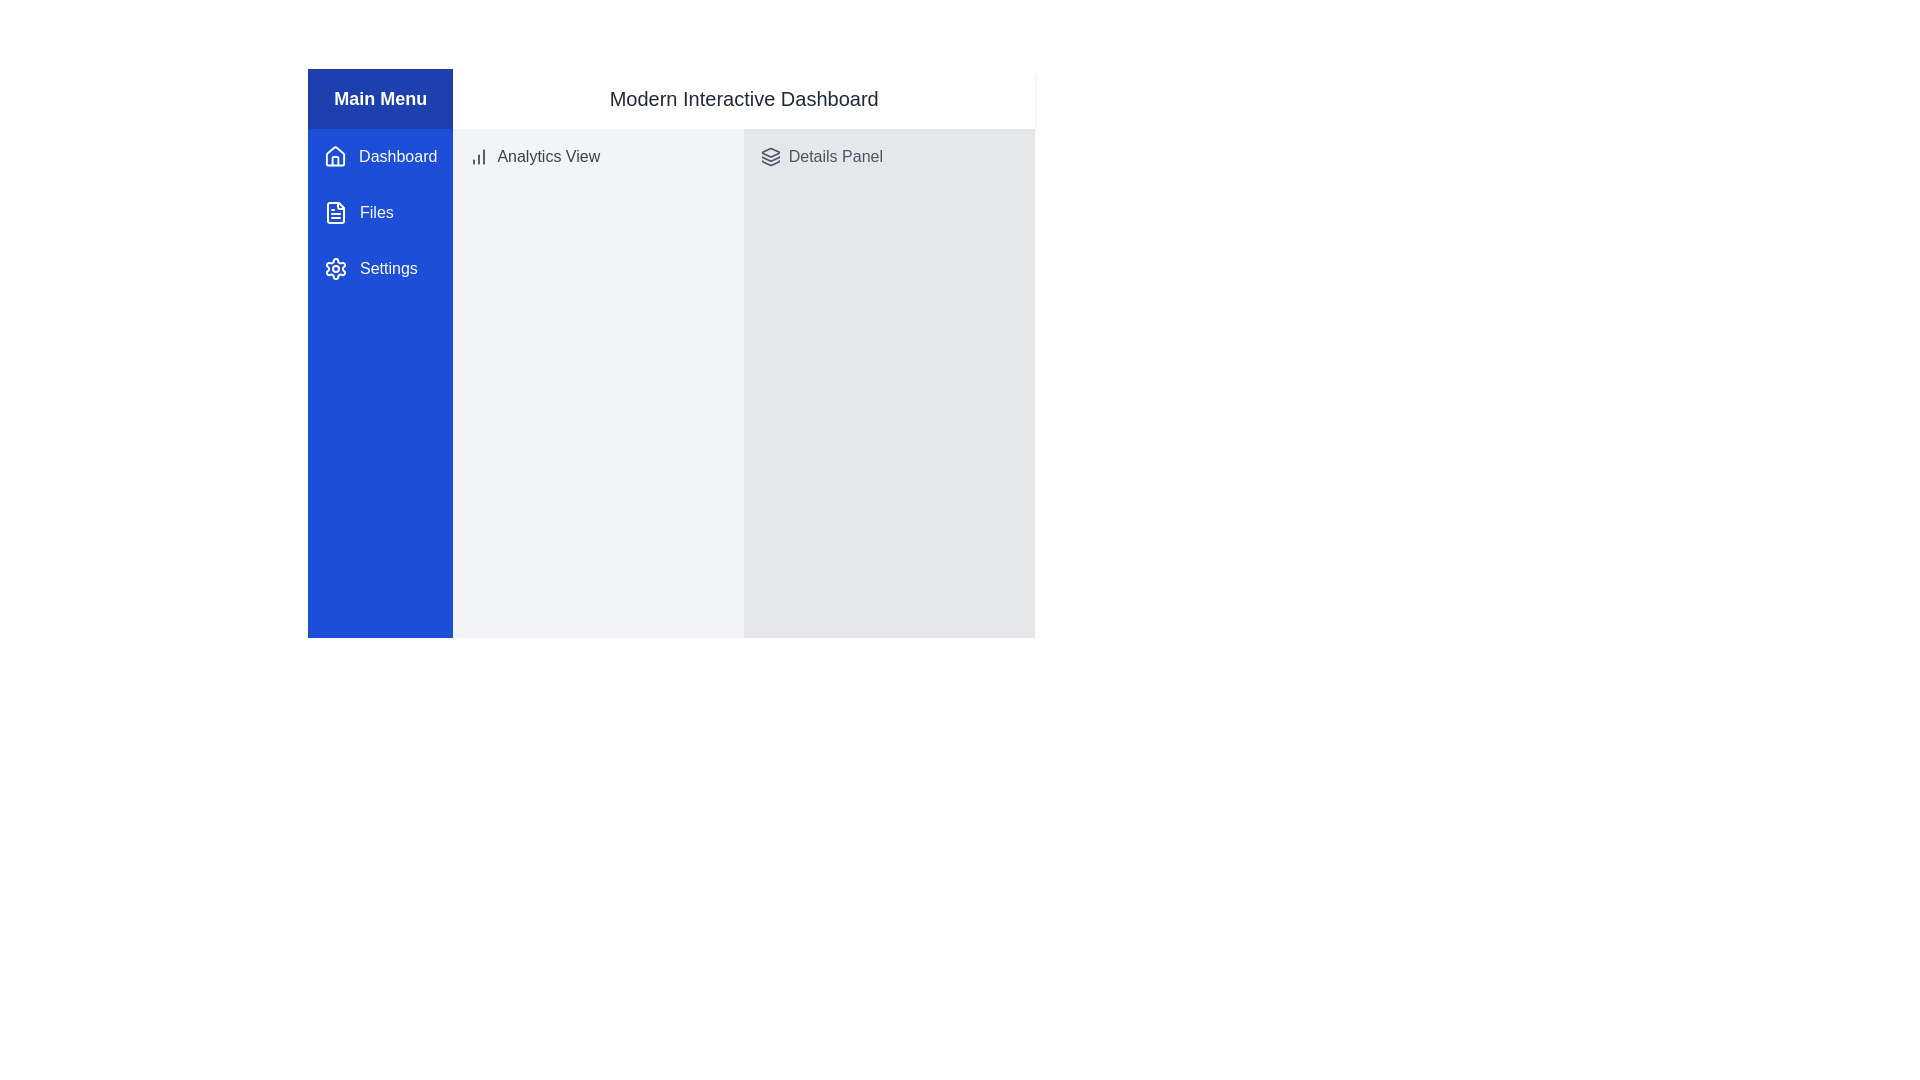  Describe the element at coordinates (597, 156) in the screenshot. I see `the 'Analytics View' navigation link located in the left panel just below the 'Main Menu' header` at that location.